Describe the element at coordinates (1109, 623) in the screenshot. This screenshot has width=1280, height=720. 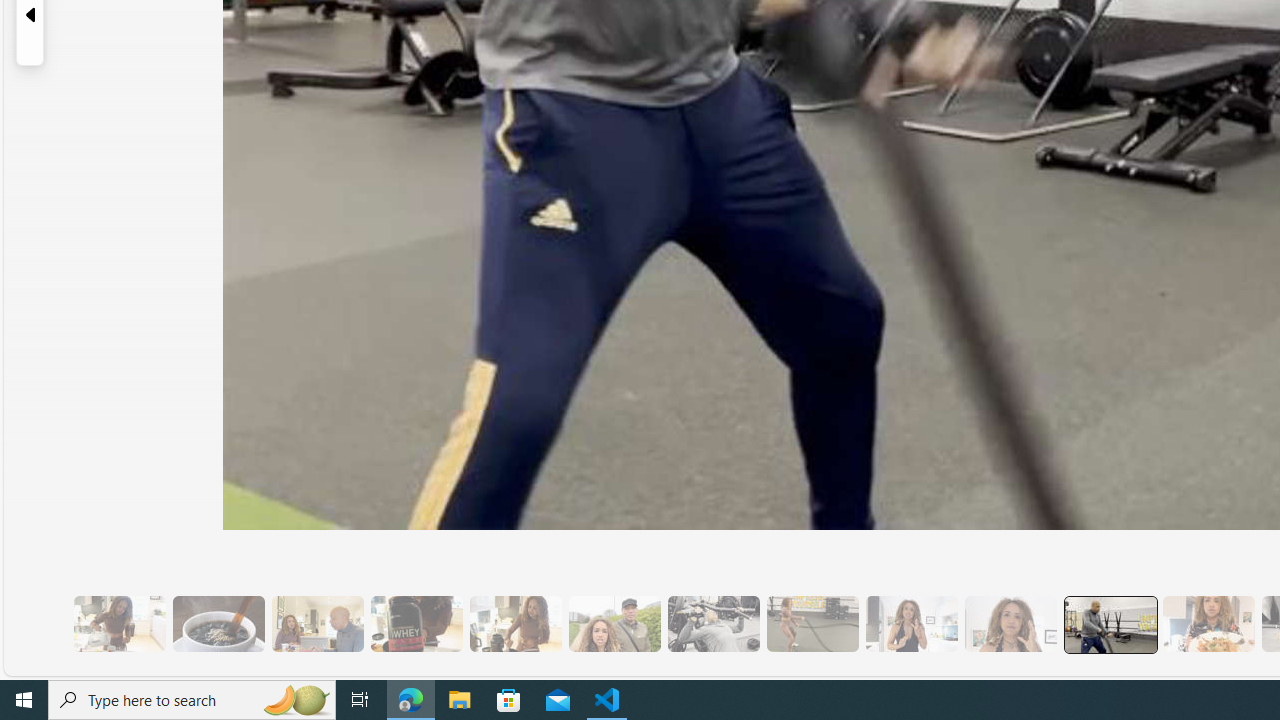
I see `'13 Her Husband Does Group Cardio Classs'` at that location.